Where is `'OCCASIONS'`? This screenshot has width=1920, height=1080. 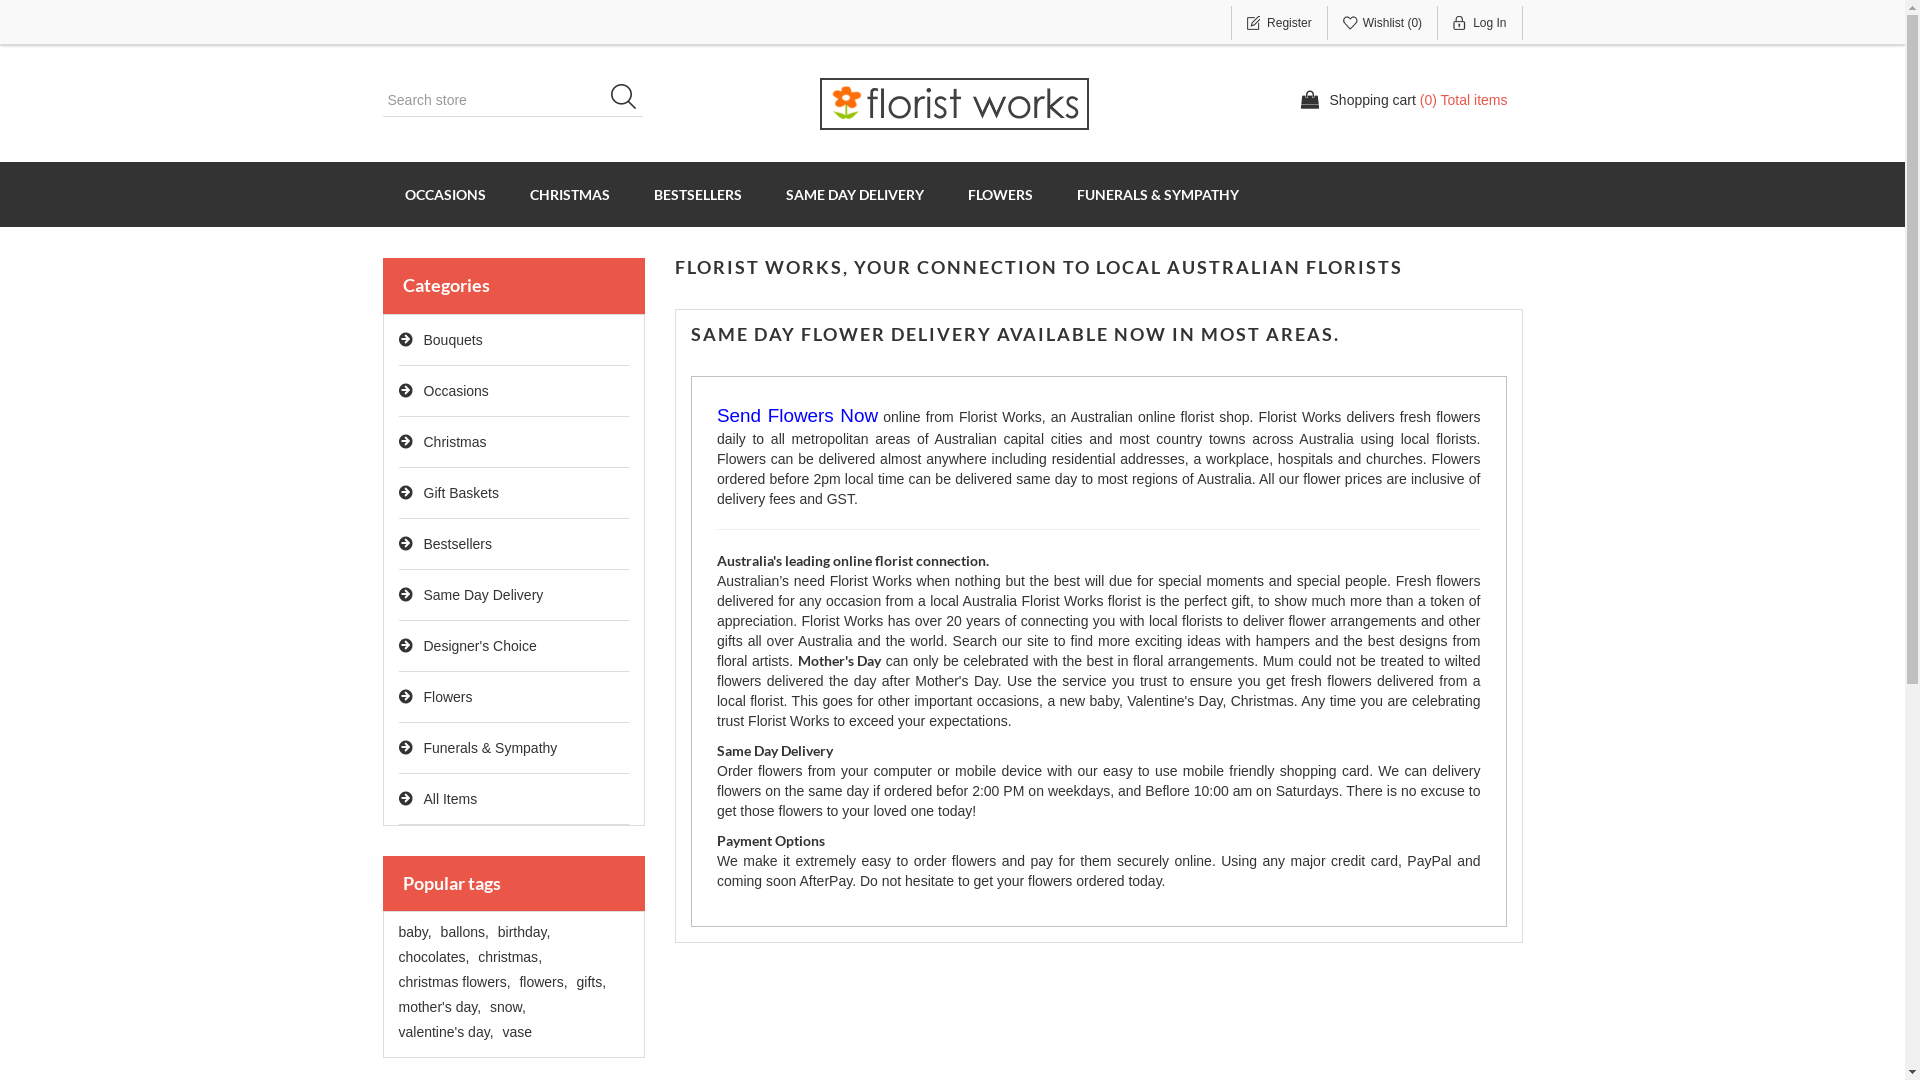
'OCCASIONS' is located at coordinates (443, 194).